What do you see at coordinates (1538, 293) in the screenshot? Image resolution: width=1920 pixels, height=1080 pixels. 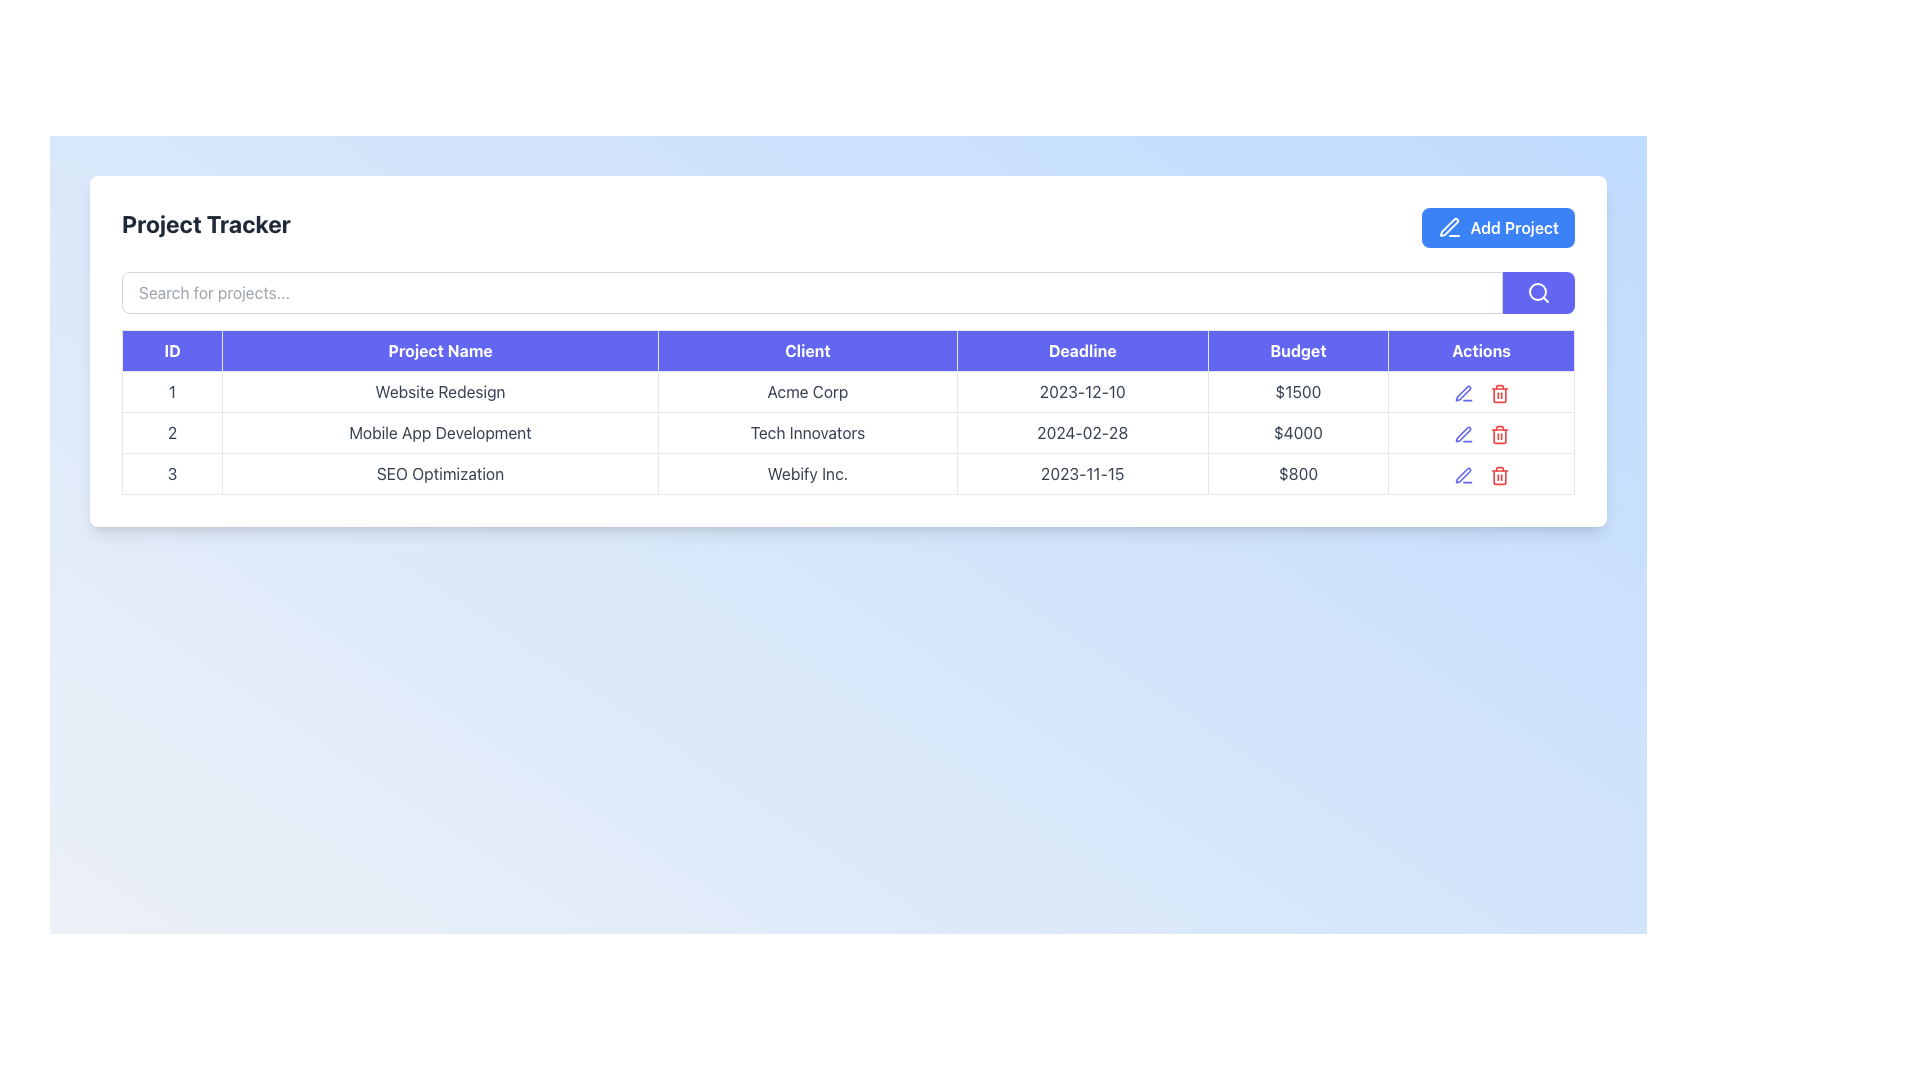 I see `the search button with a prominent indigo background and a white magnifying glass icon` at bounding box center [1538, 293].